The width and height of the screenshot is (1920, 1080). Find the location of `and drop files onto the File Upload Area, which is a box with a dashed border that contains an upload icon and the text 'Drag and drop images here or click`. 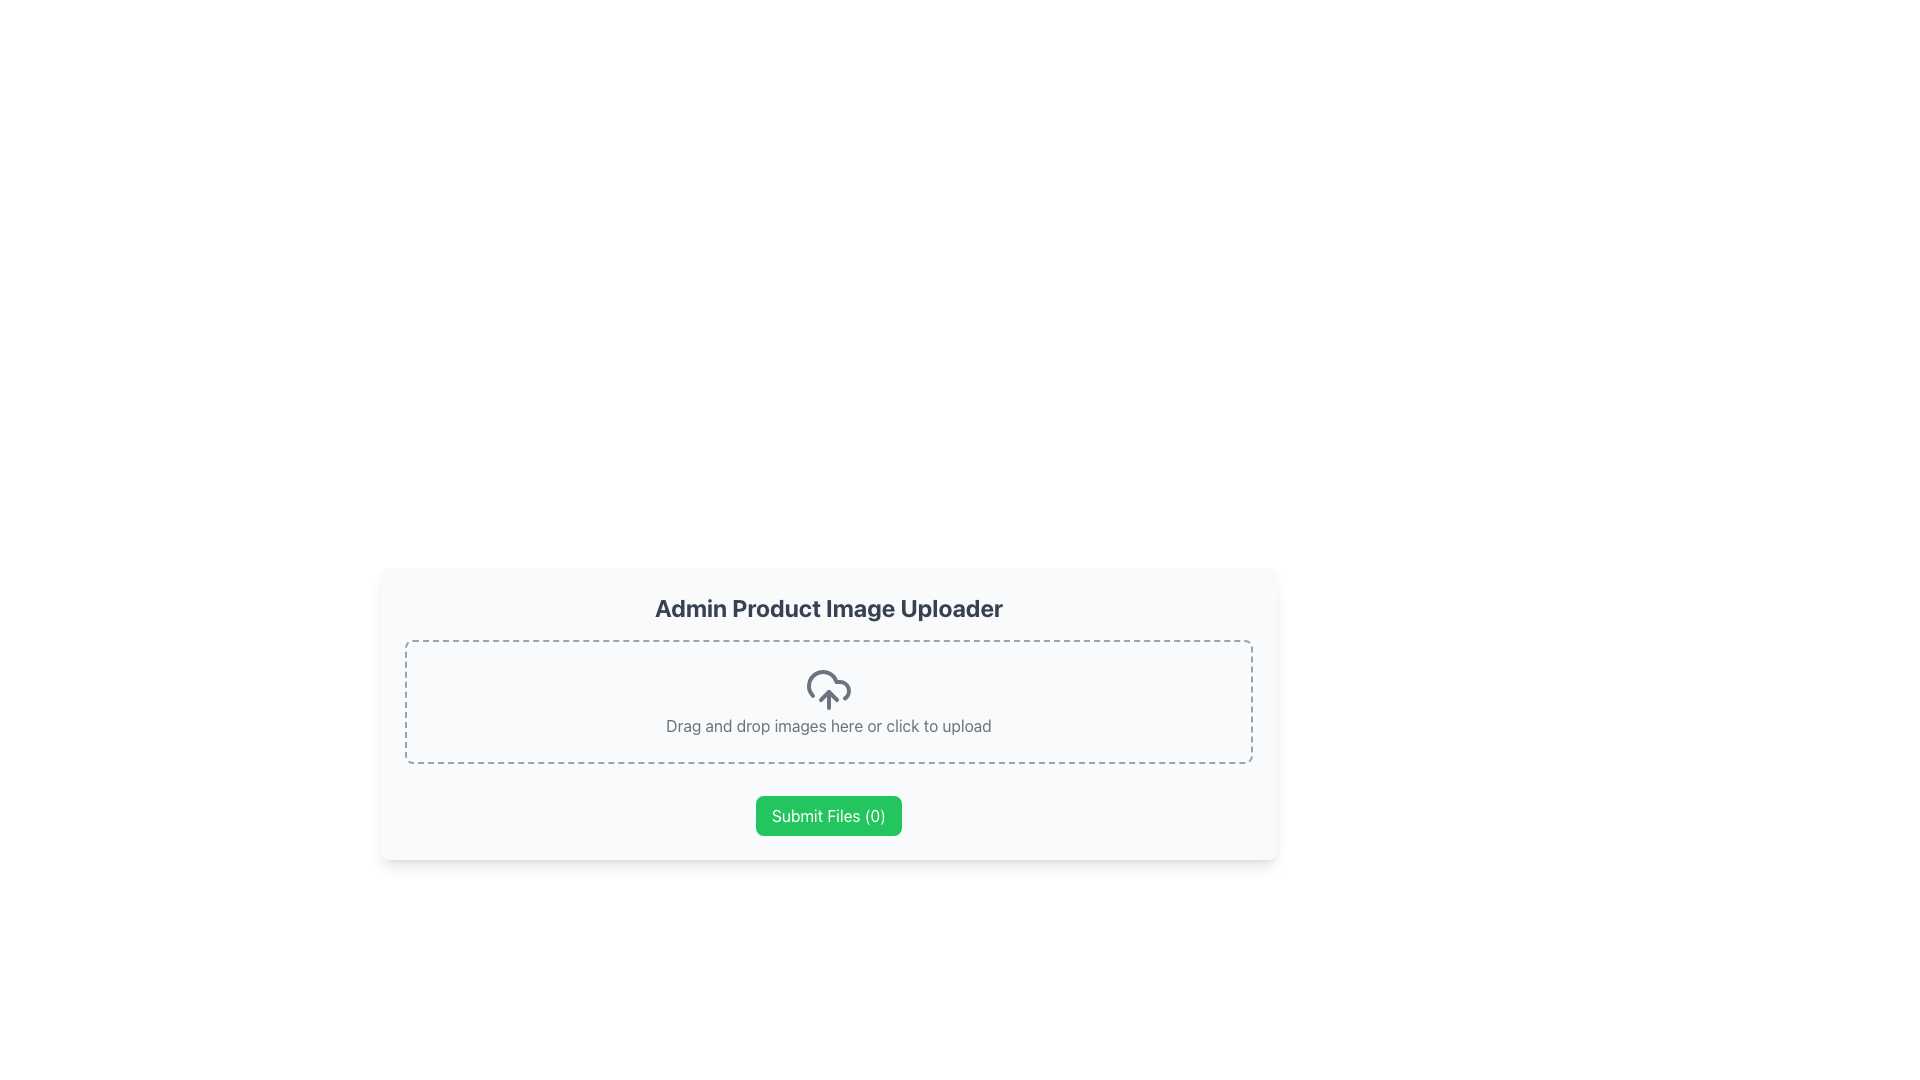

and drop files onto the File Upload Area, which is a box with a dashed border that contains an upload icon and the text 'Drag and drop images here or click is located at coordinates (829, 701).